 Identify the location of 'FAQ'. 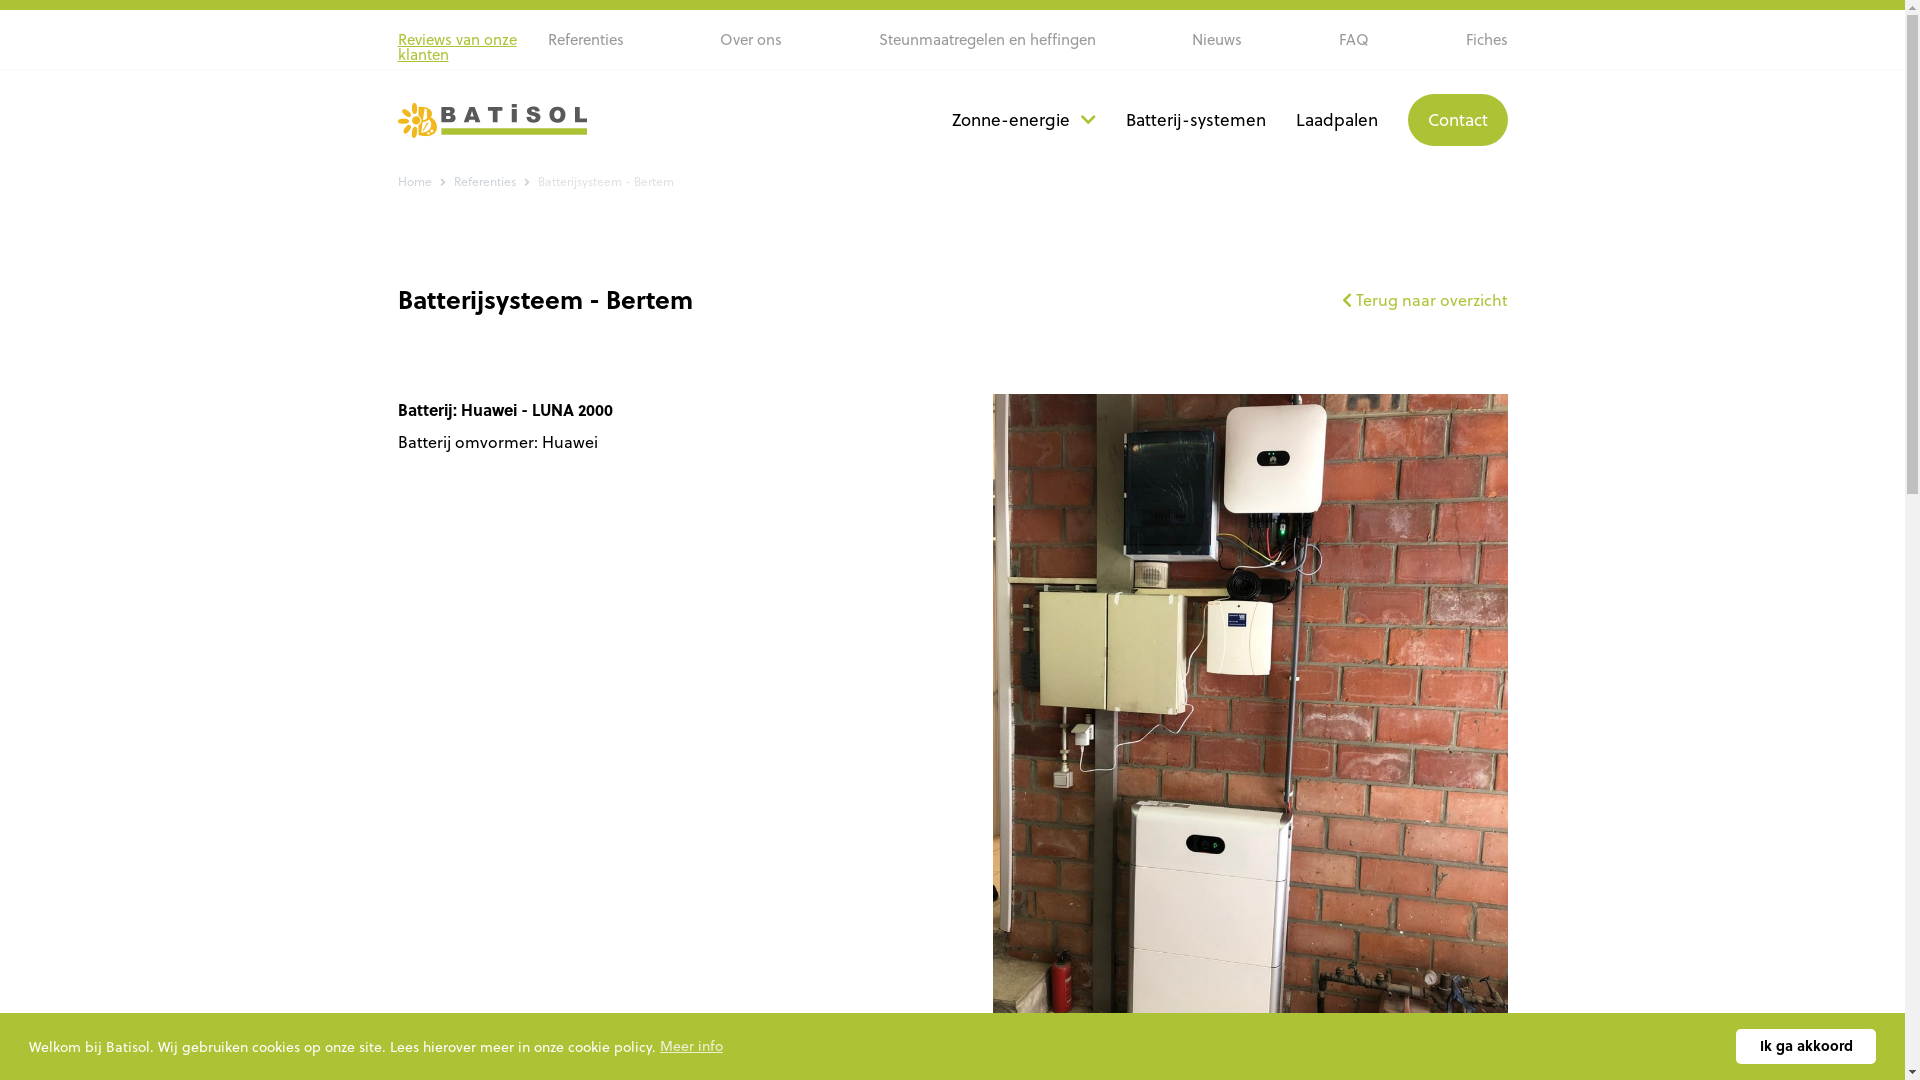
(1353, 39).